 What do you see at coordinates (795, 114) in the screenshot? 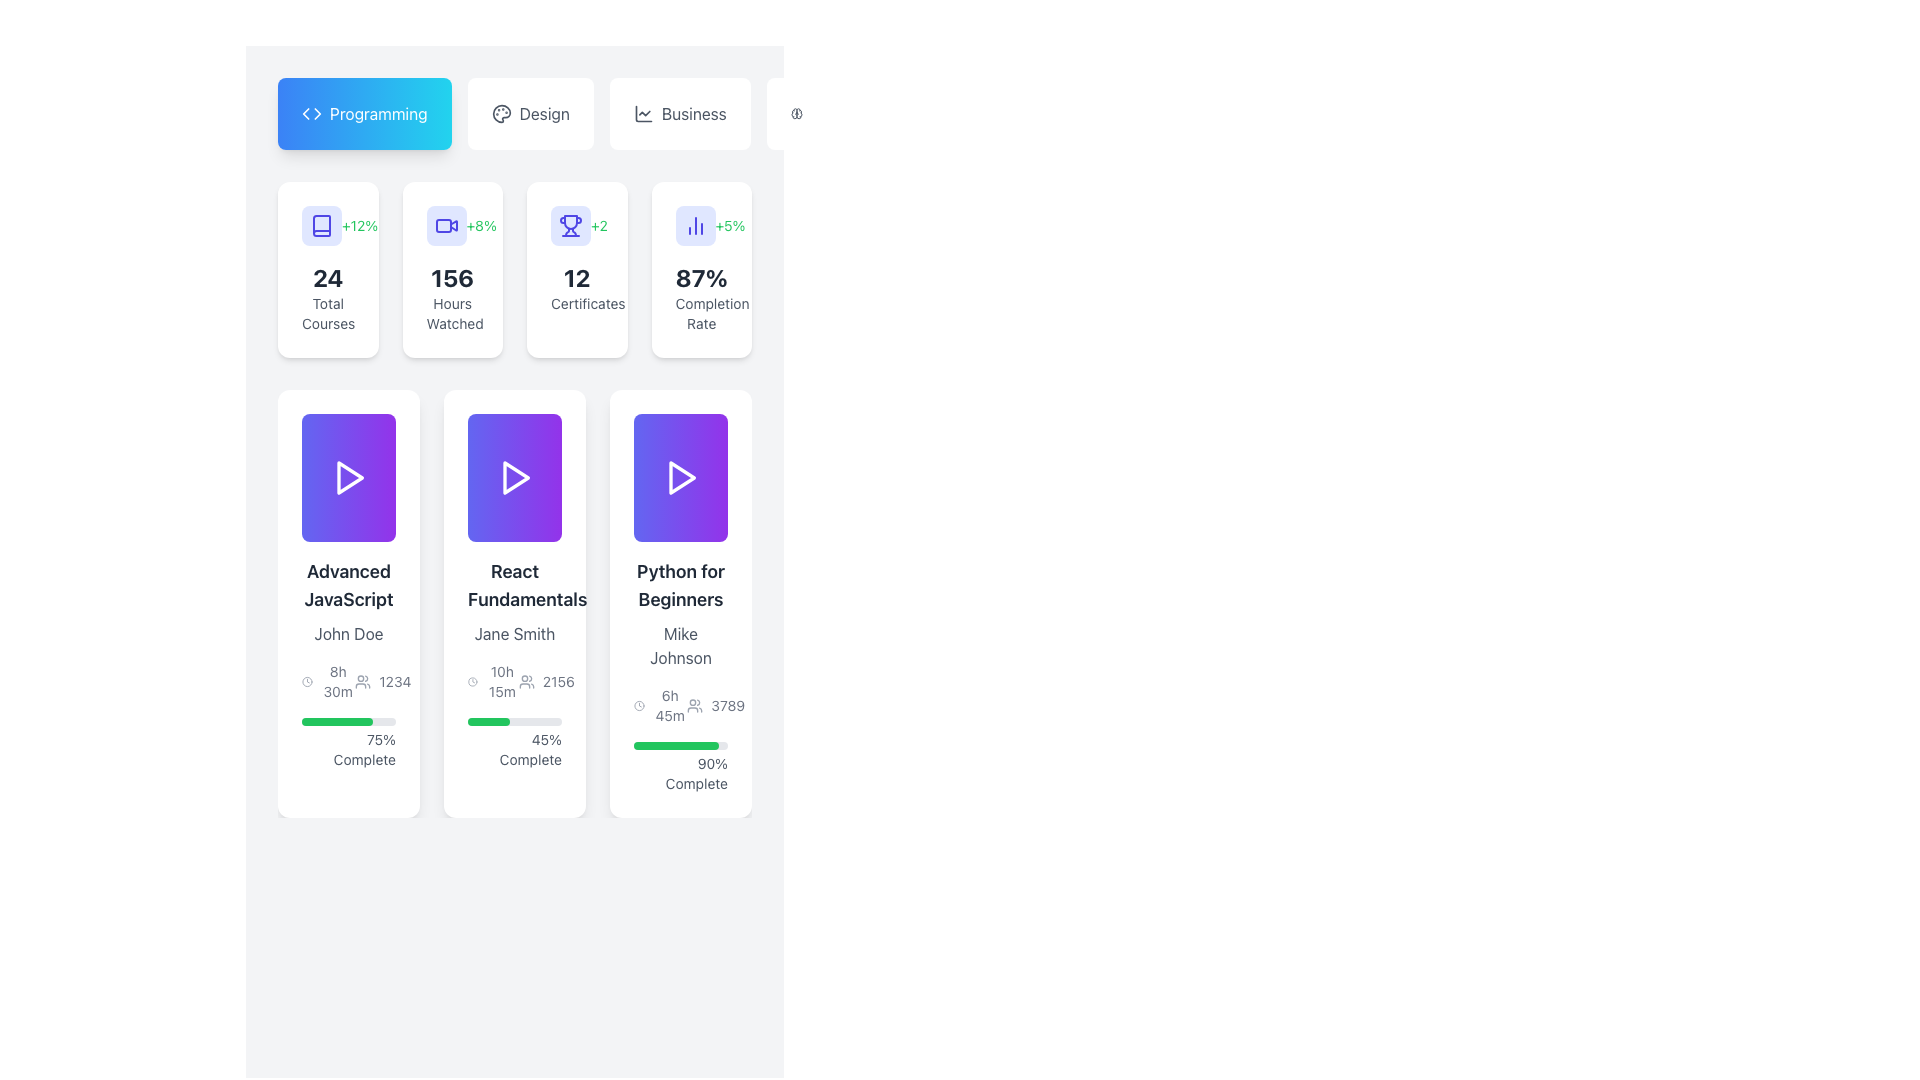
I see `the brain icon located on the 'AI & Data' button, which is styled as an SVG and has a rounded outline` at bounding box center [795, 114].